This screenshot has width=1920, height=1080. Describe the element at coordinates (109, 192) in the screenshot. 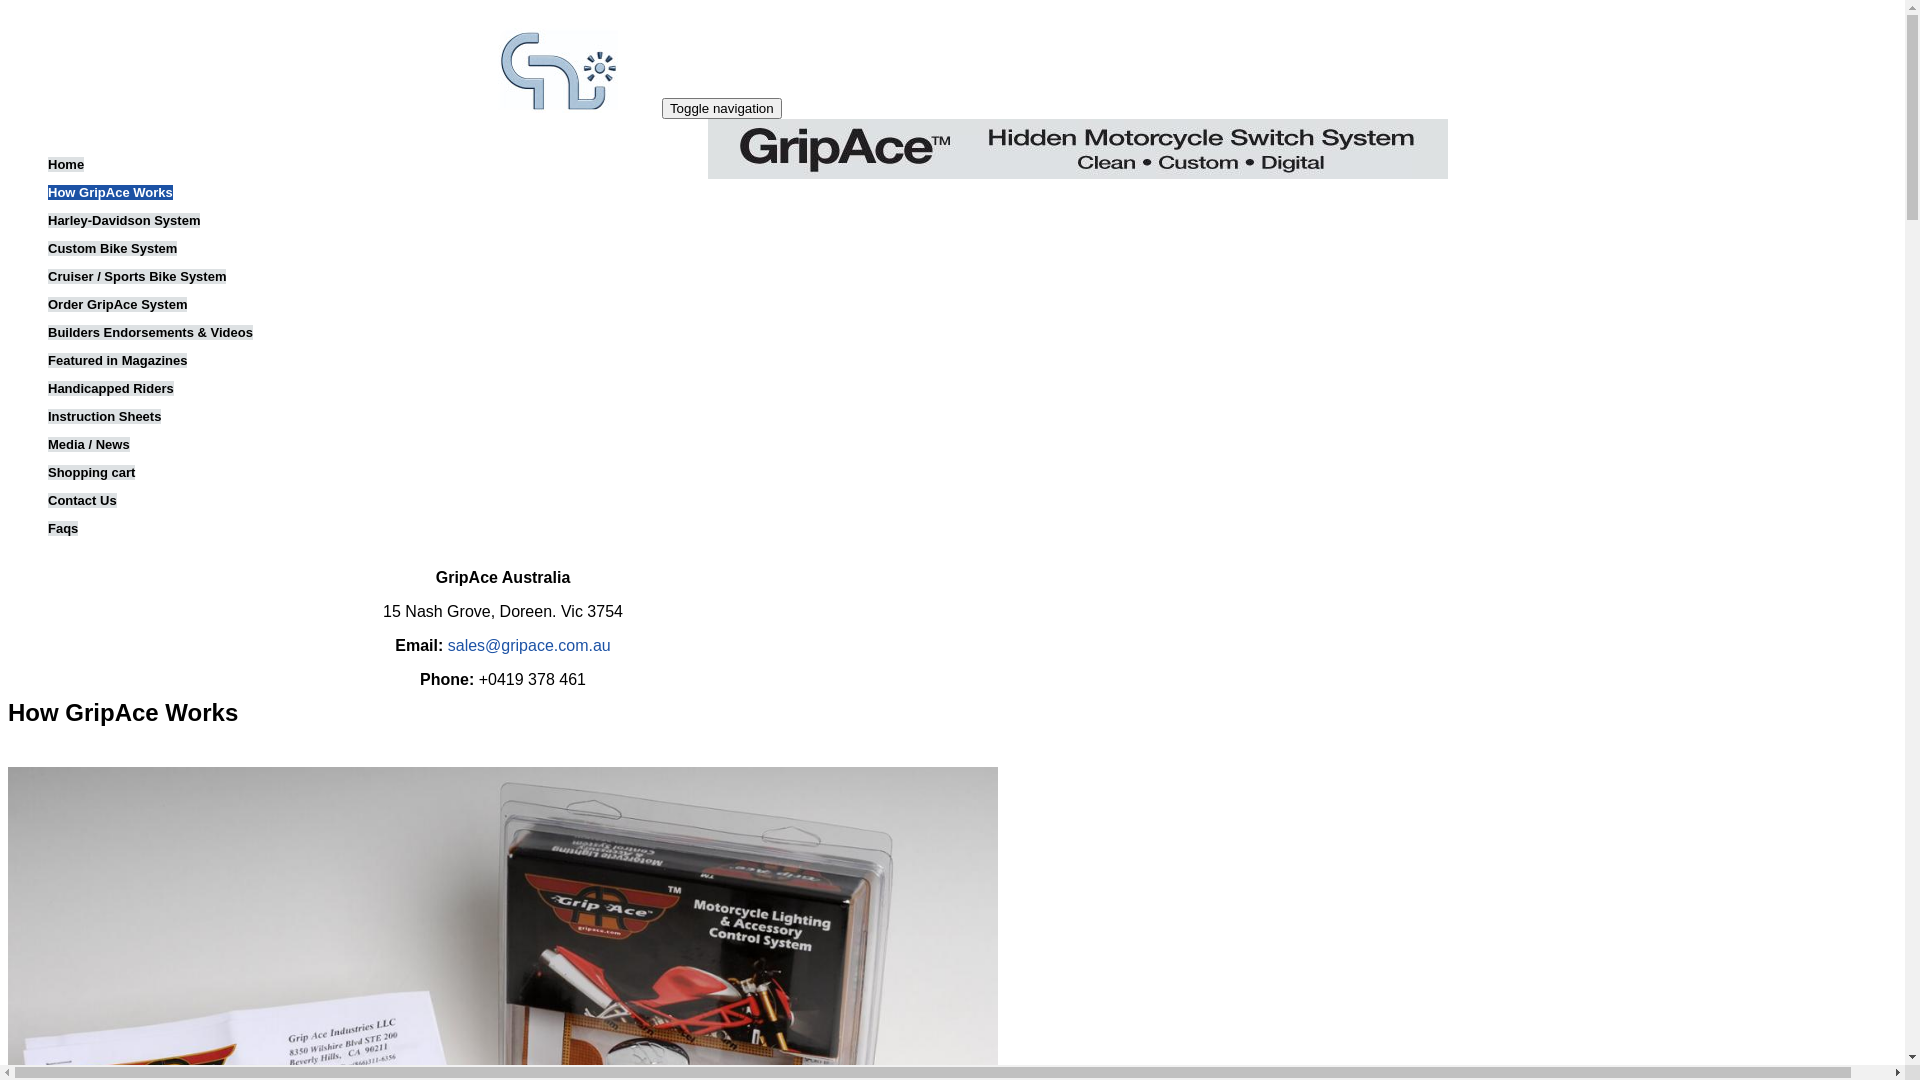

I see `'How GripAce Works'` at that location.